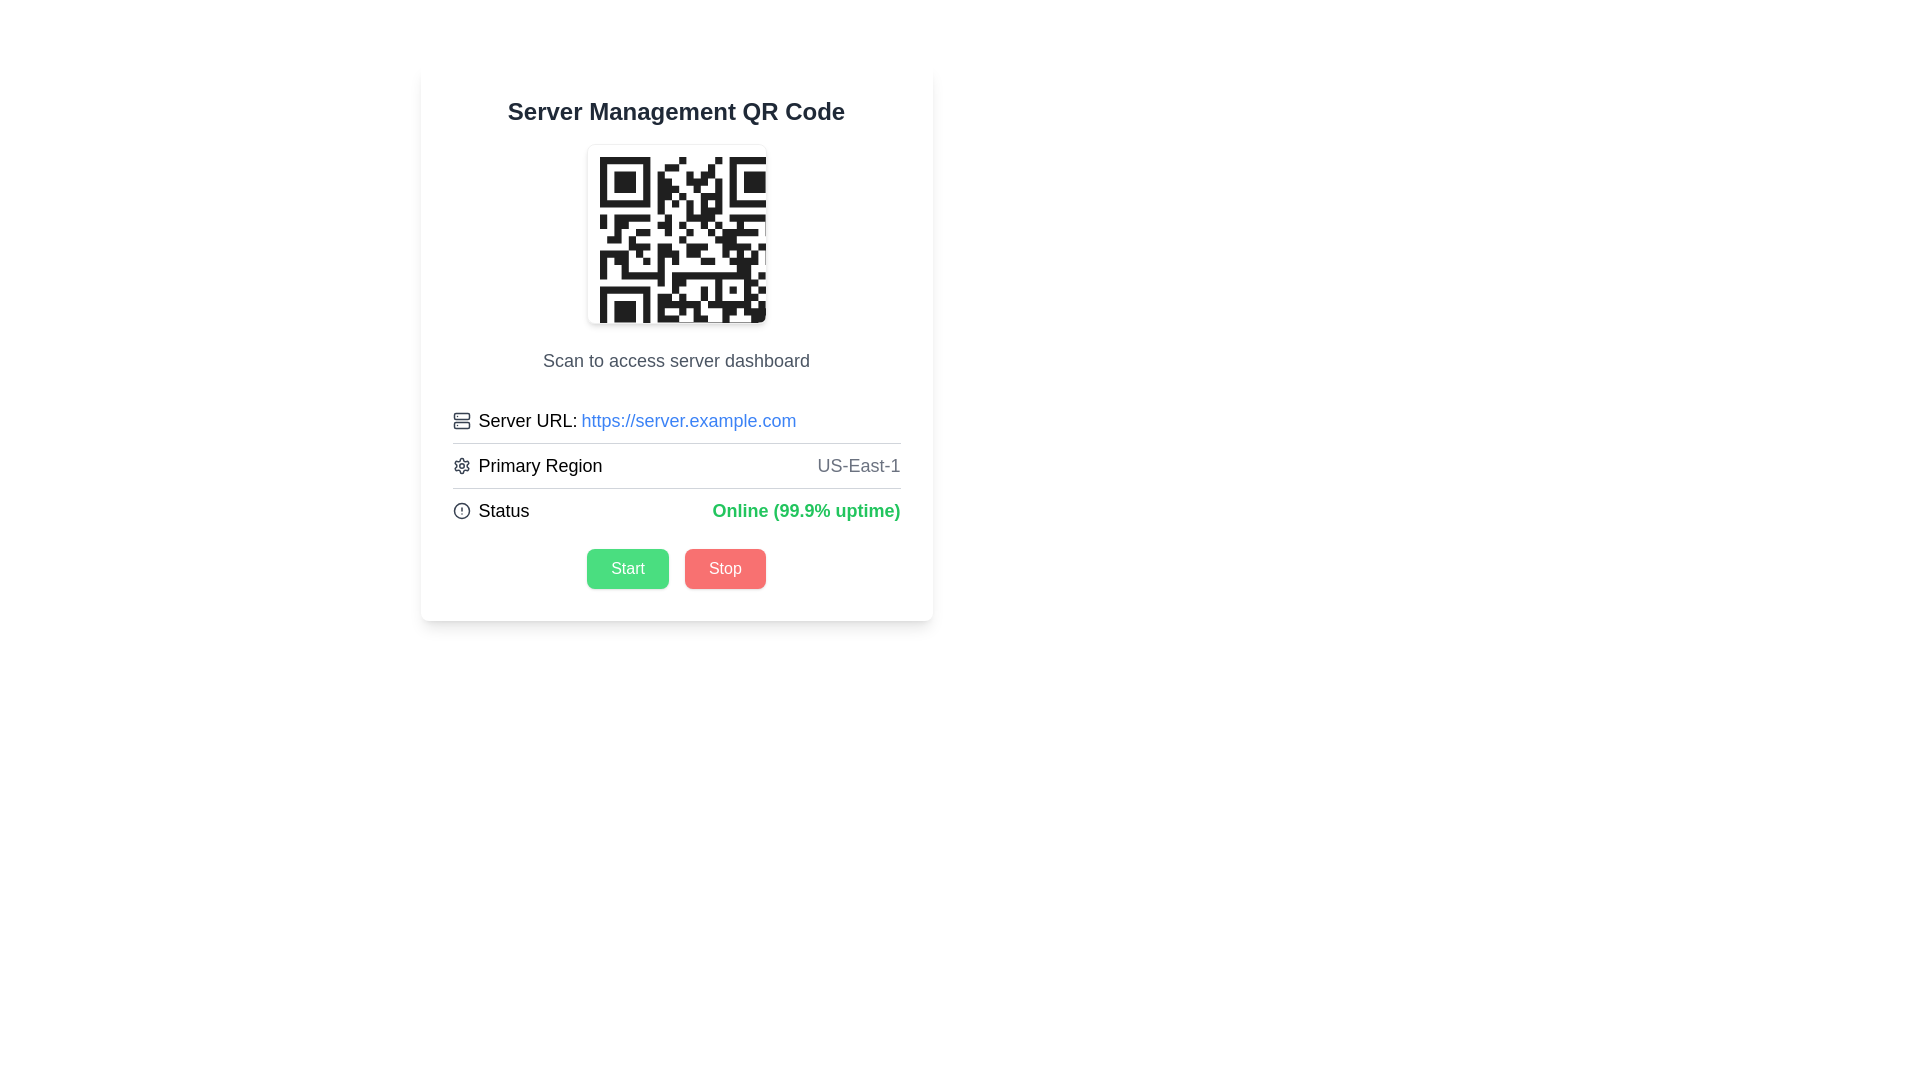 This screenshot has width=1920, height=1080. What do you see at coordinates (460, 419) in the screenshot?
I see `the server icon, which is a gray minimalist outline design resembling server racks, located to the left of the 'Server URL: https://server.example.com' text` at bounding box center [460, 419].